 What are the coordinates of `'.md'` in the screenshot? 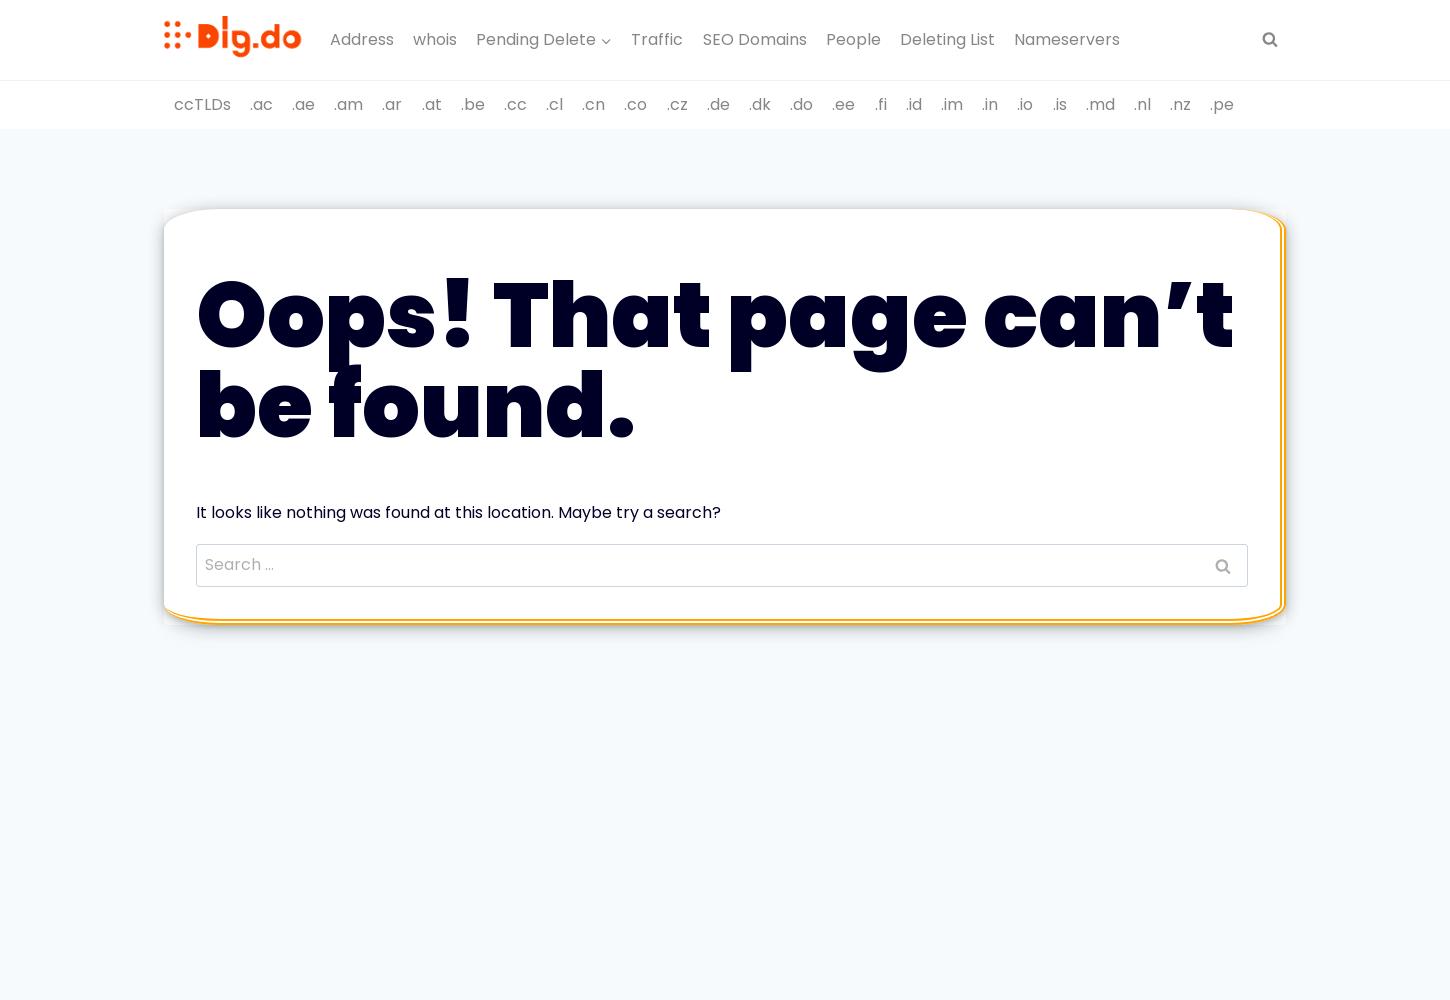 It's located at (1098, 102).